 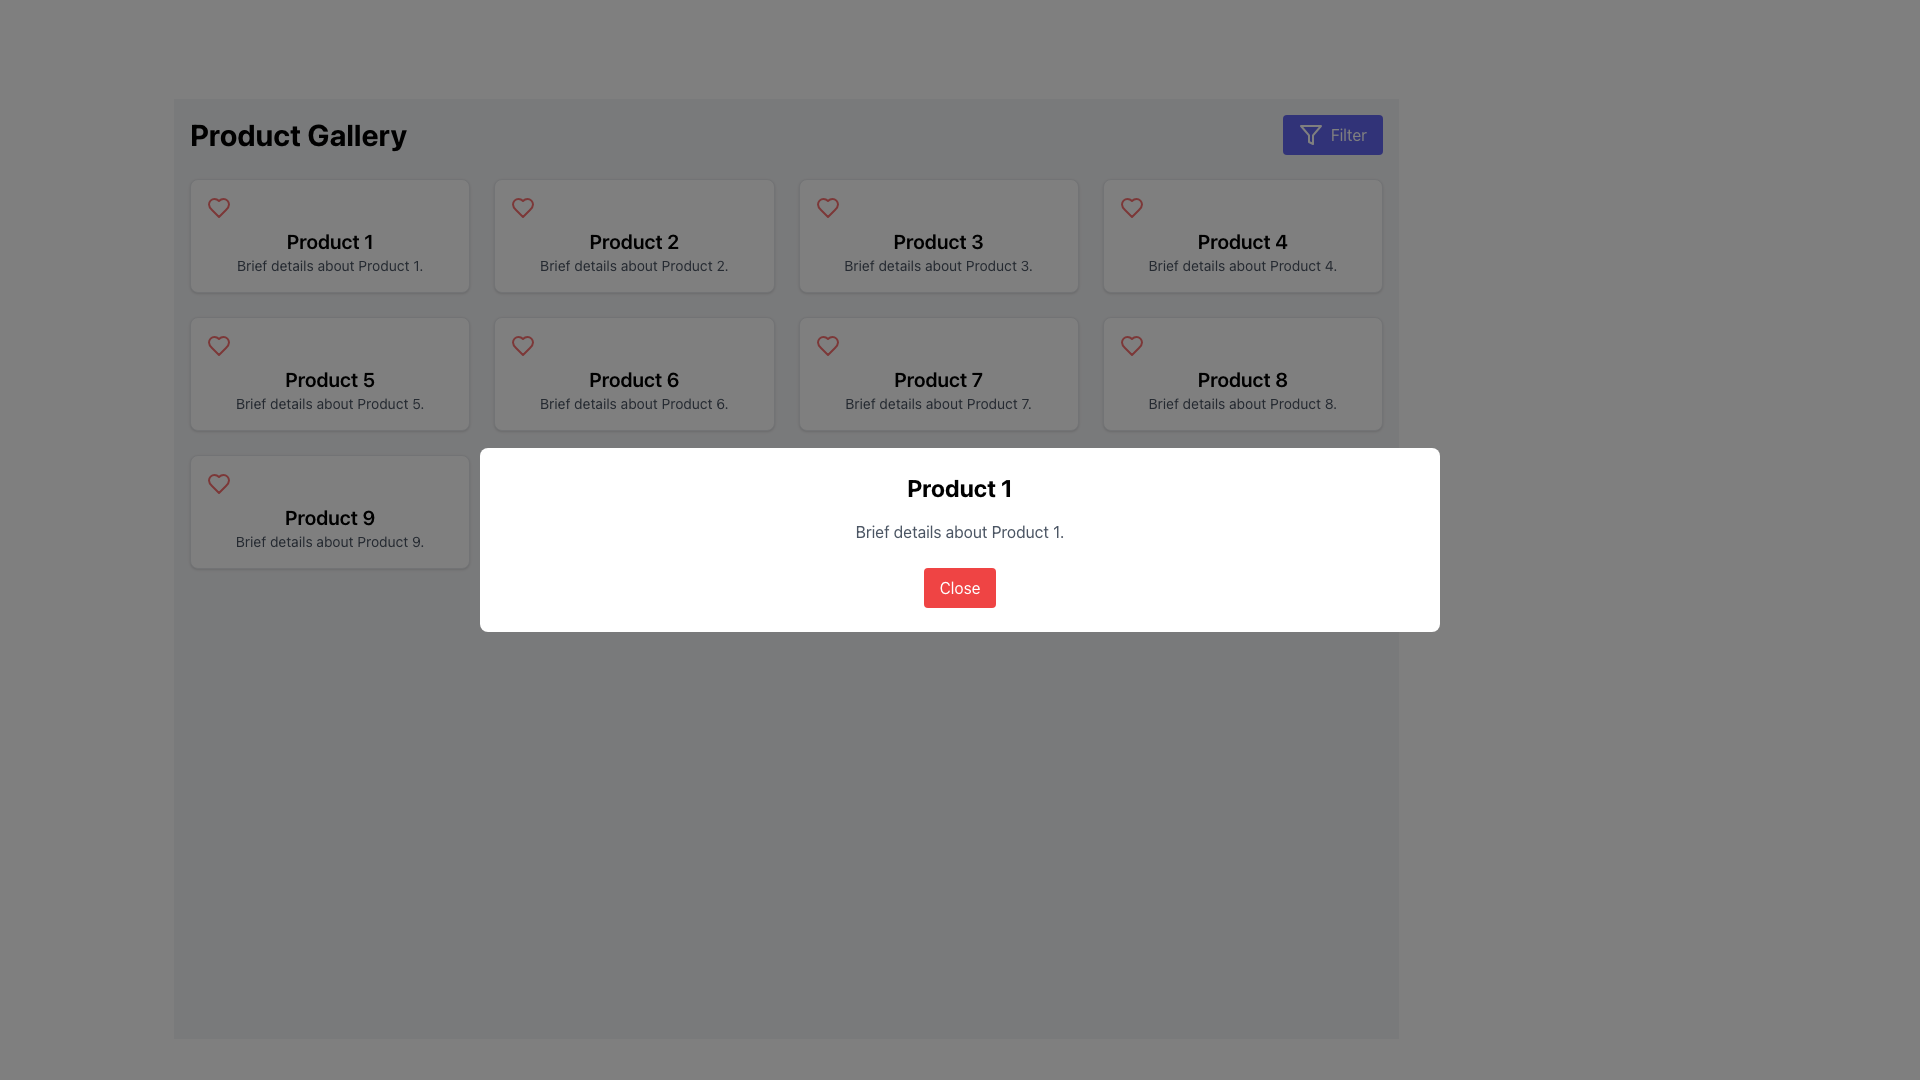 I want to click on the product card displaying 'Product 3' with a red heart icon in the top left corner, so click(x=937, y=234).